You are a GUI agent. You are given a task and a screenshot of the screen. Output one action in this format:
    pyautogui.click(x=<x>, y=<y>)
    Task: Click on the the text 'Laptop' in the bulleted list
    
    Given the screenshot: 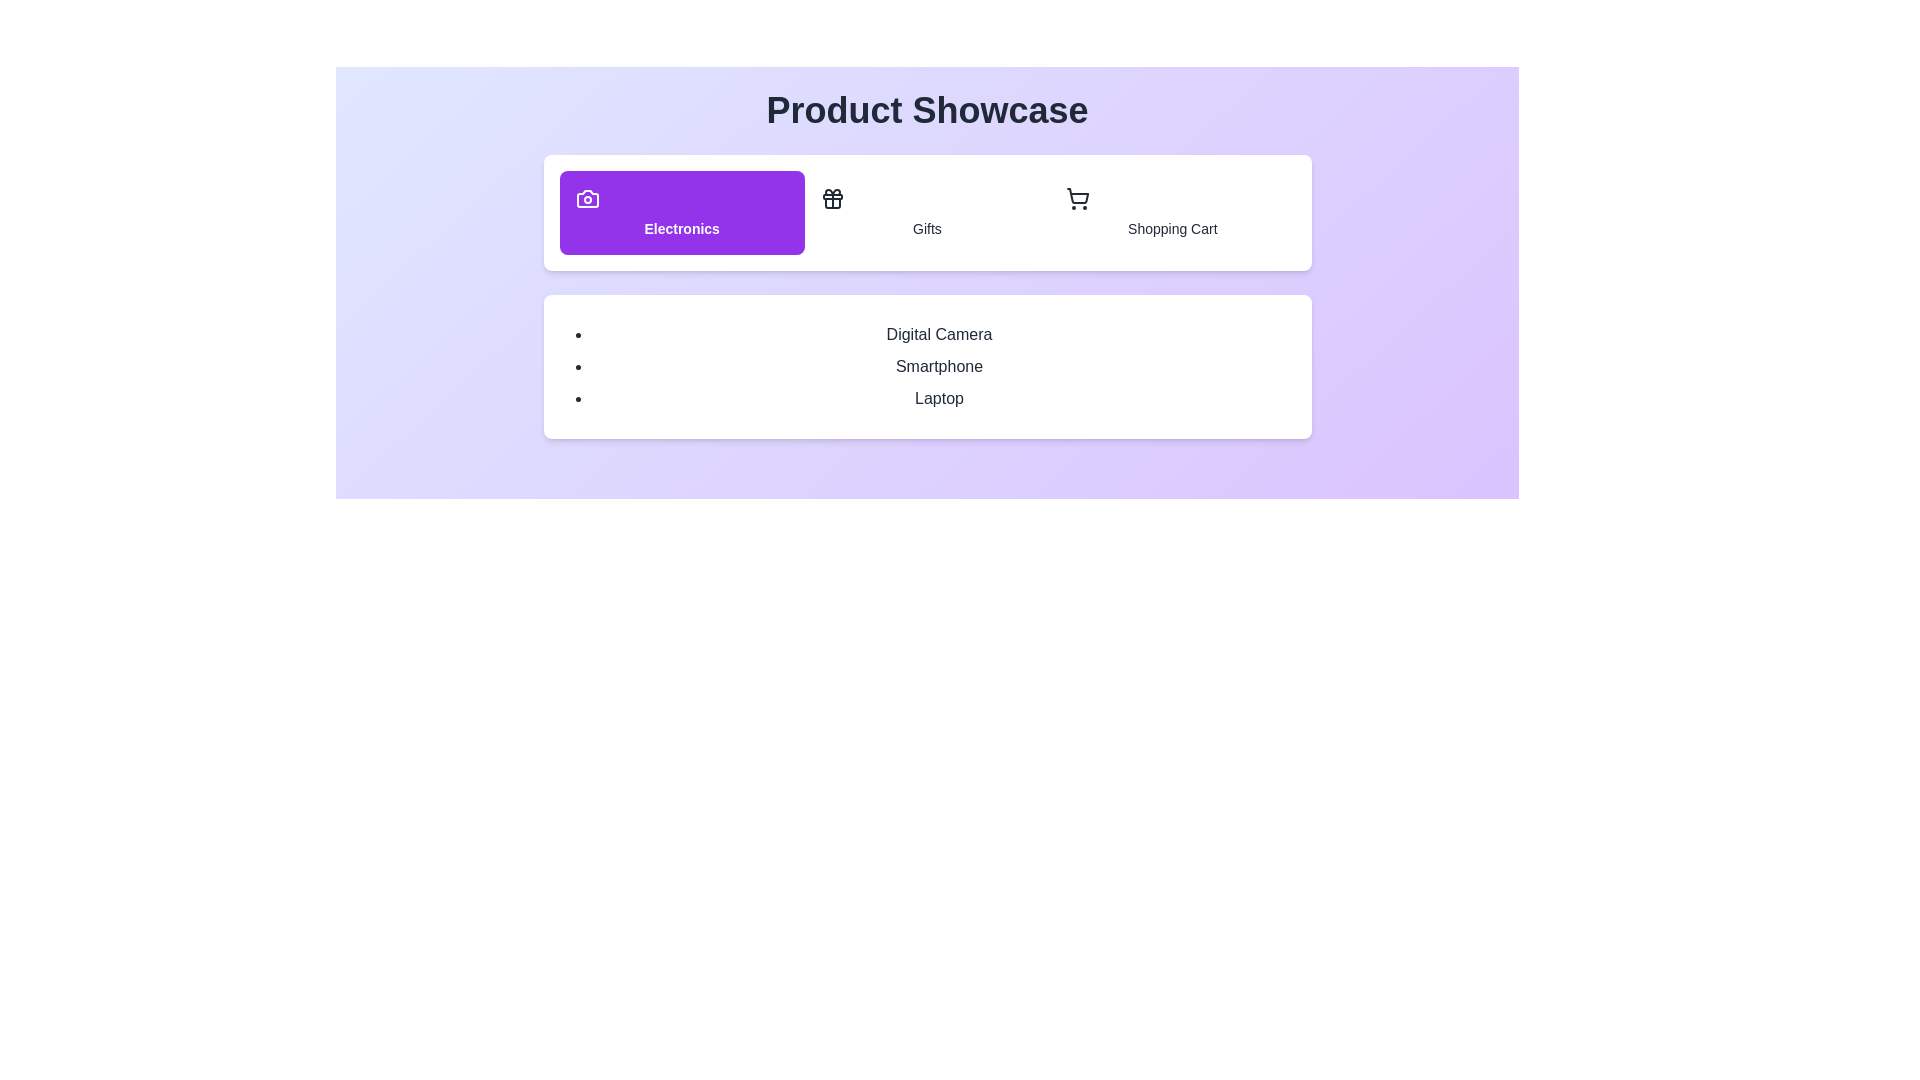 What is the action you would take?
    pyautogui.click(x=938, y=398)
    